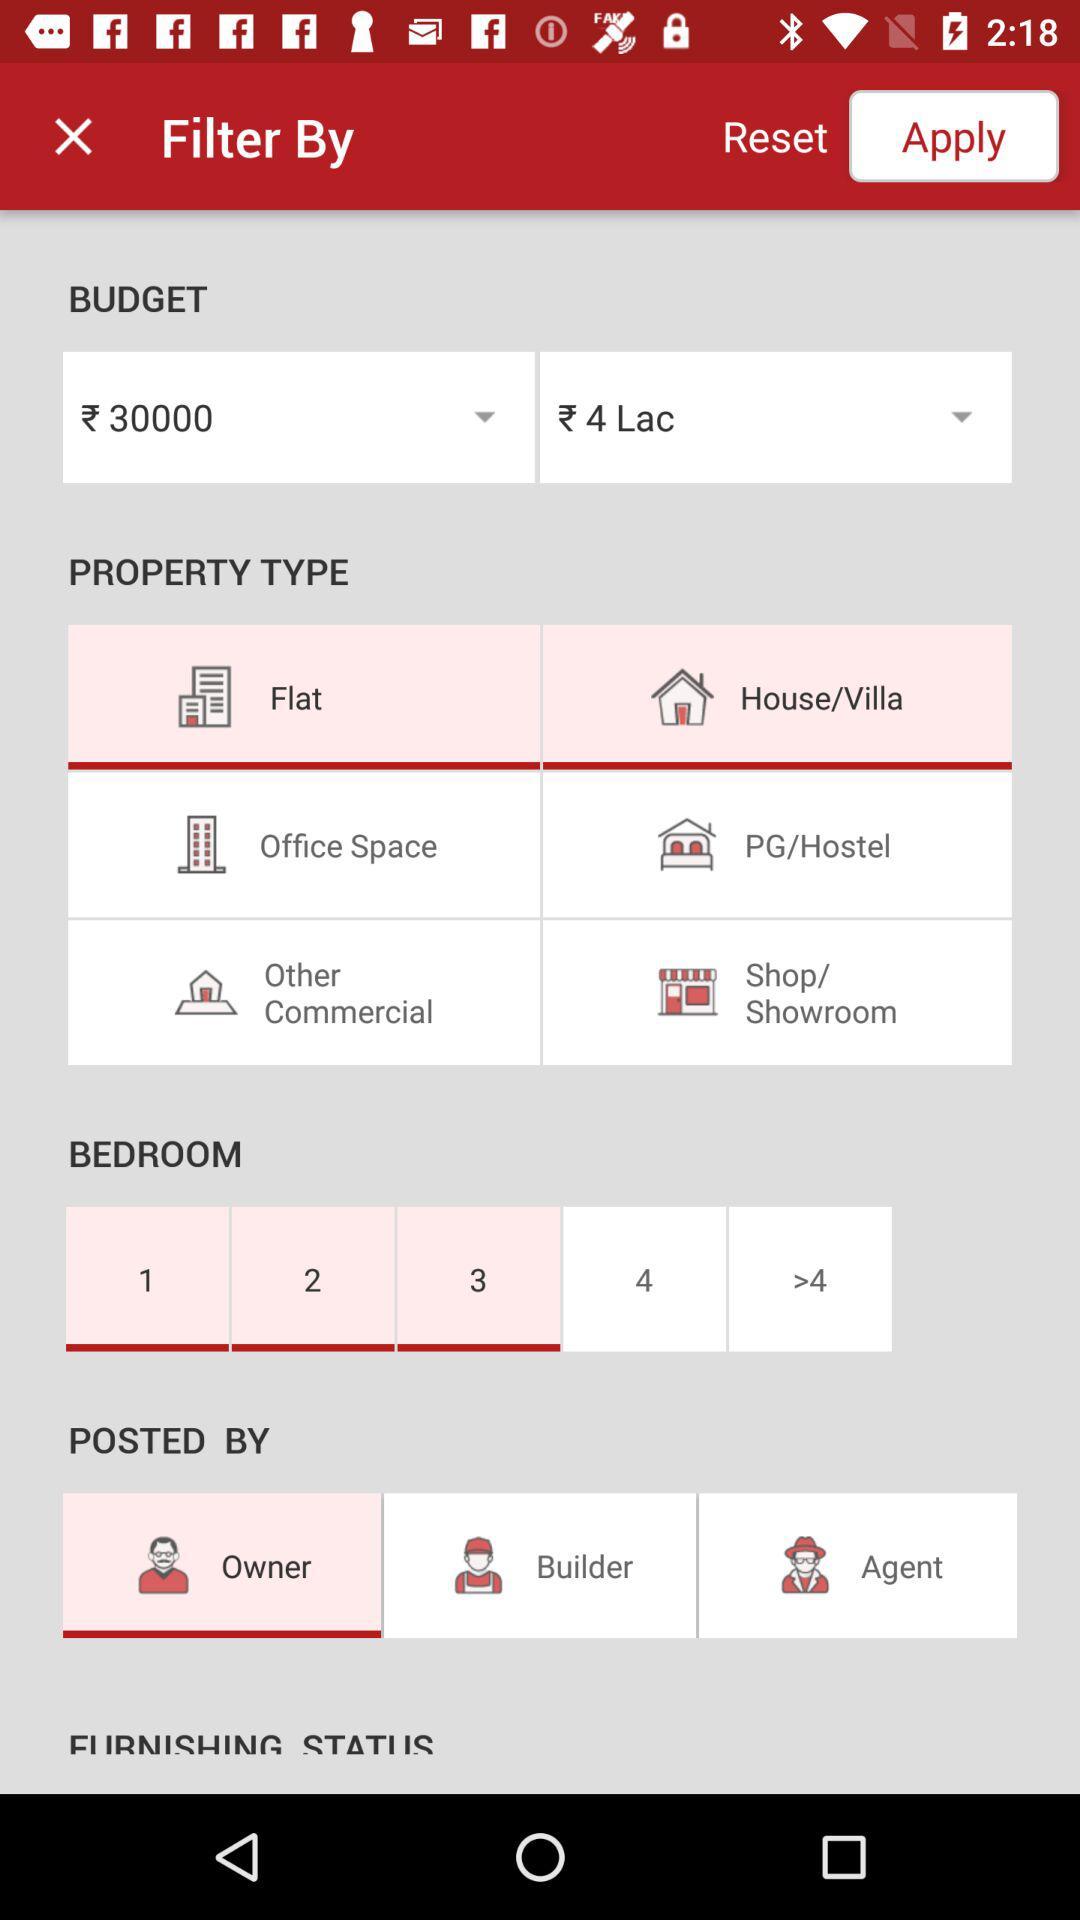 This screenshot has width=1080, height=1920. What do you see at coordinates (72, 135) in the screenshot?
I see `exit menu` at bounding box center [72, 135].